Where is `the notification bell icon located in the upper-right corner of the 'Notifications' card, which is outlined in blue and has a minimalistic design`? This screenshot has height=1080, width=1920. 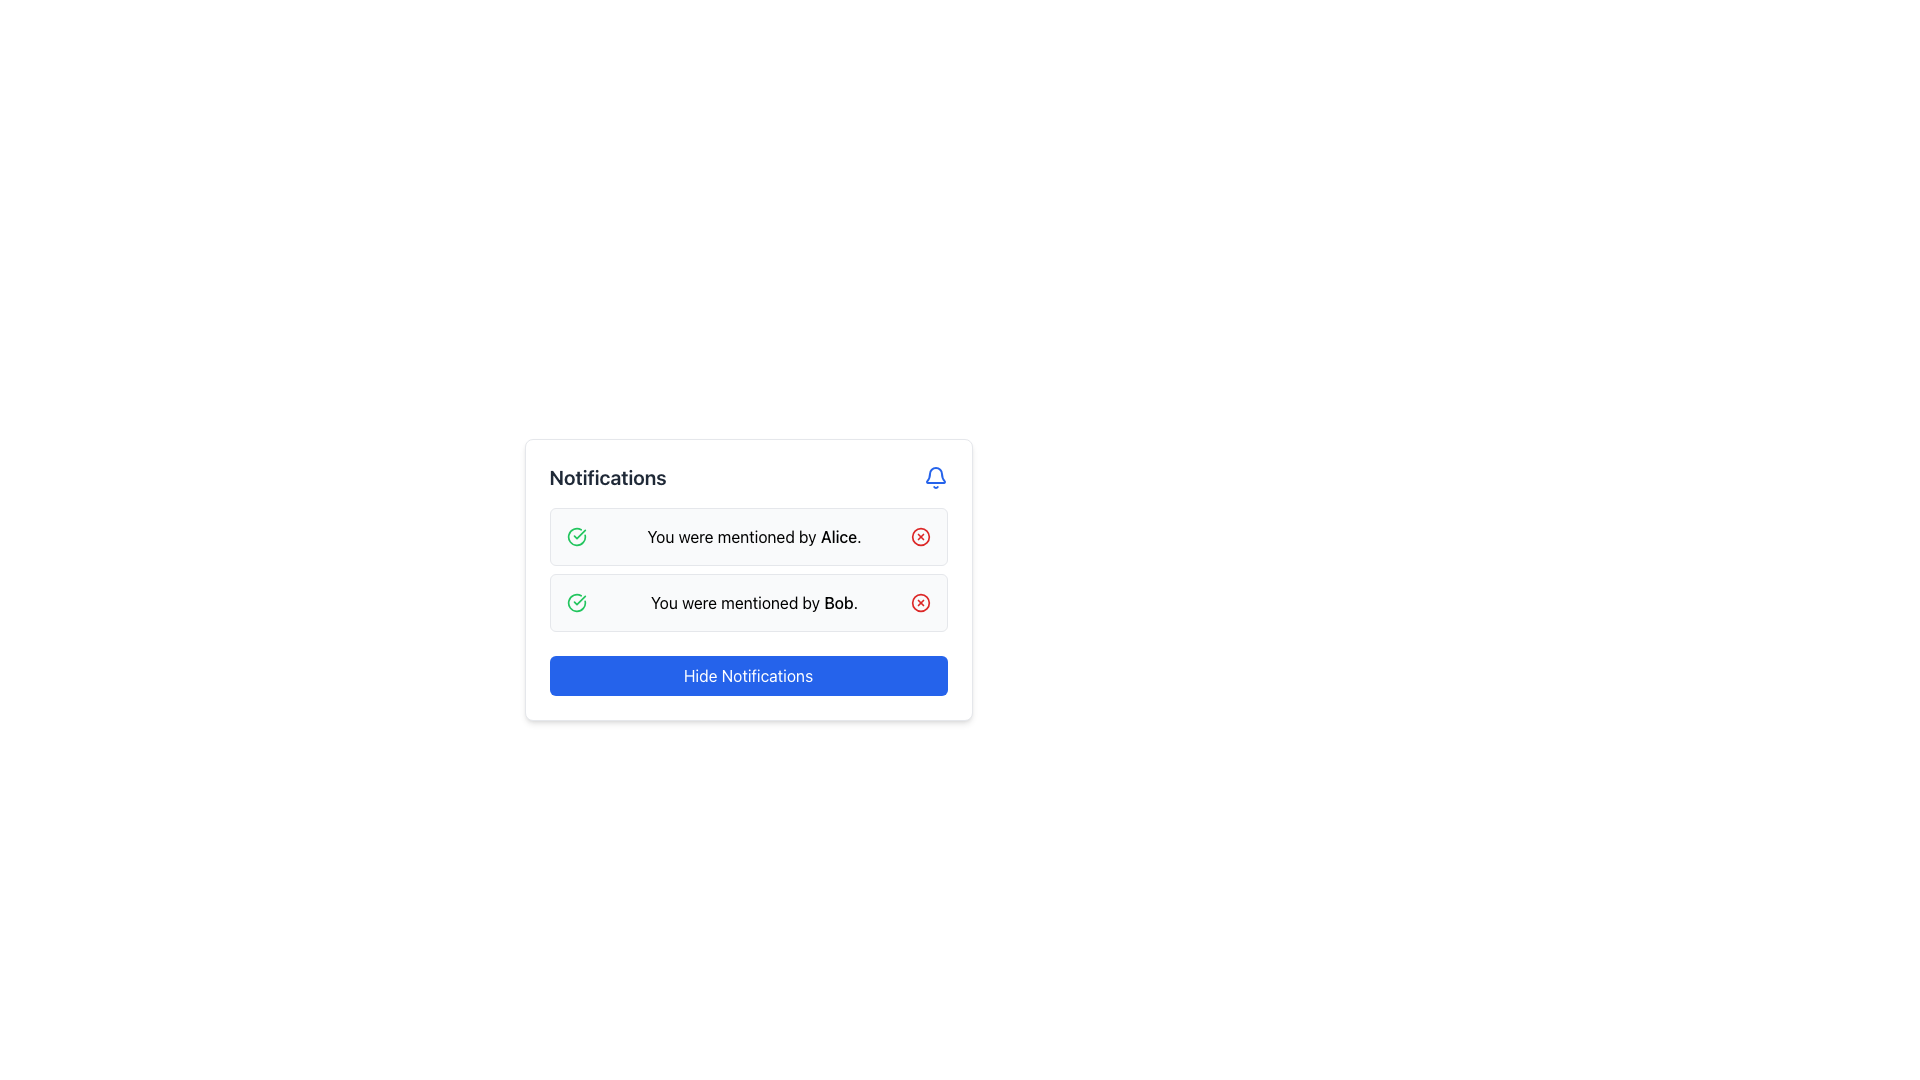 the notification bell icon located in the upper-right corner of the 'Notifications' card, which is outlined in blue and has a minimalistic design is located at coordinates (934, 478).